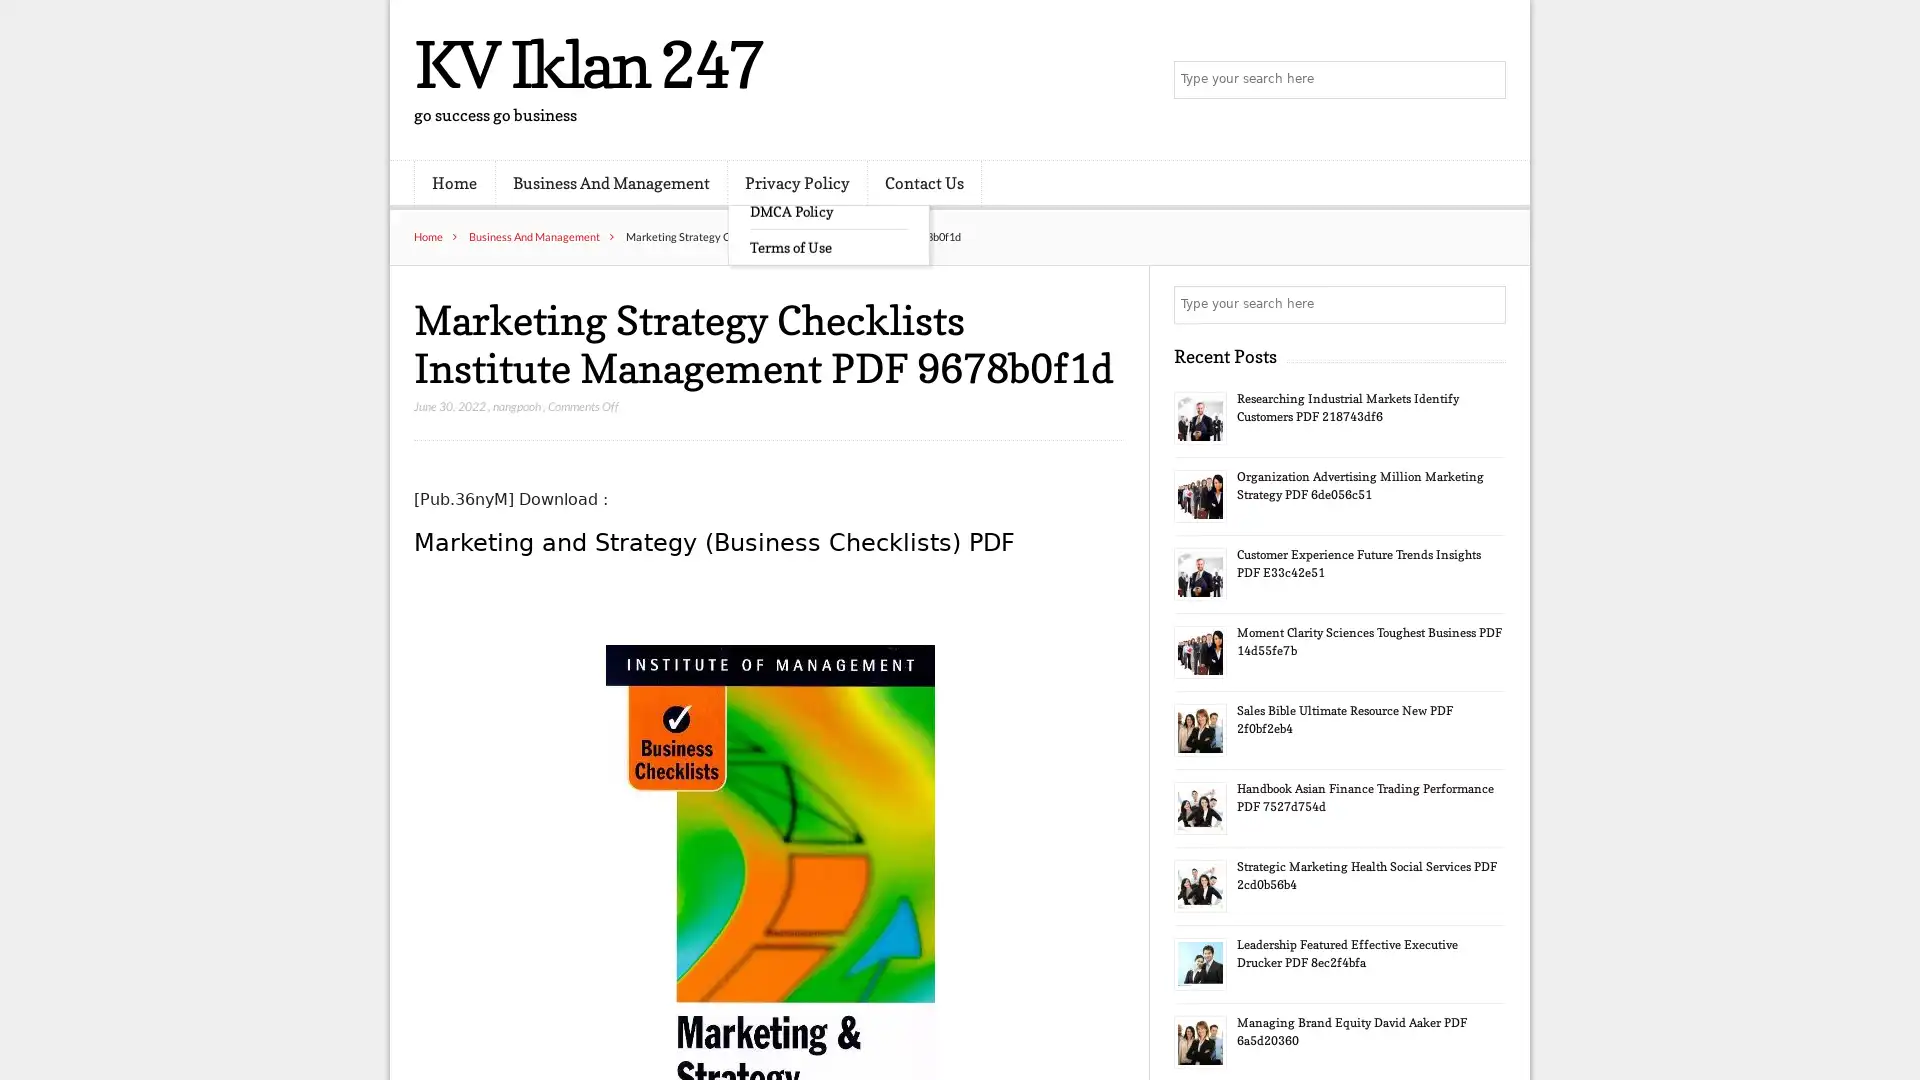  I want to click on Search, so click(1485, 304).